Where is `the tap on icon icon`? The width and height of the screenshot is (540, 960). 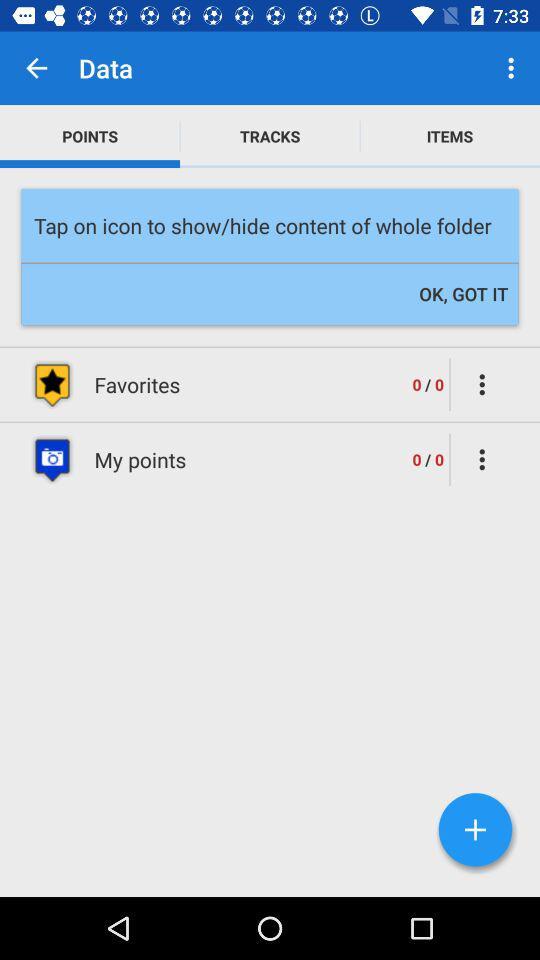
the tap on icon icon is located at coordinates (270, 225).